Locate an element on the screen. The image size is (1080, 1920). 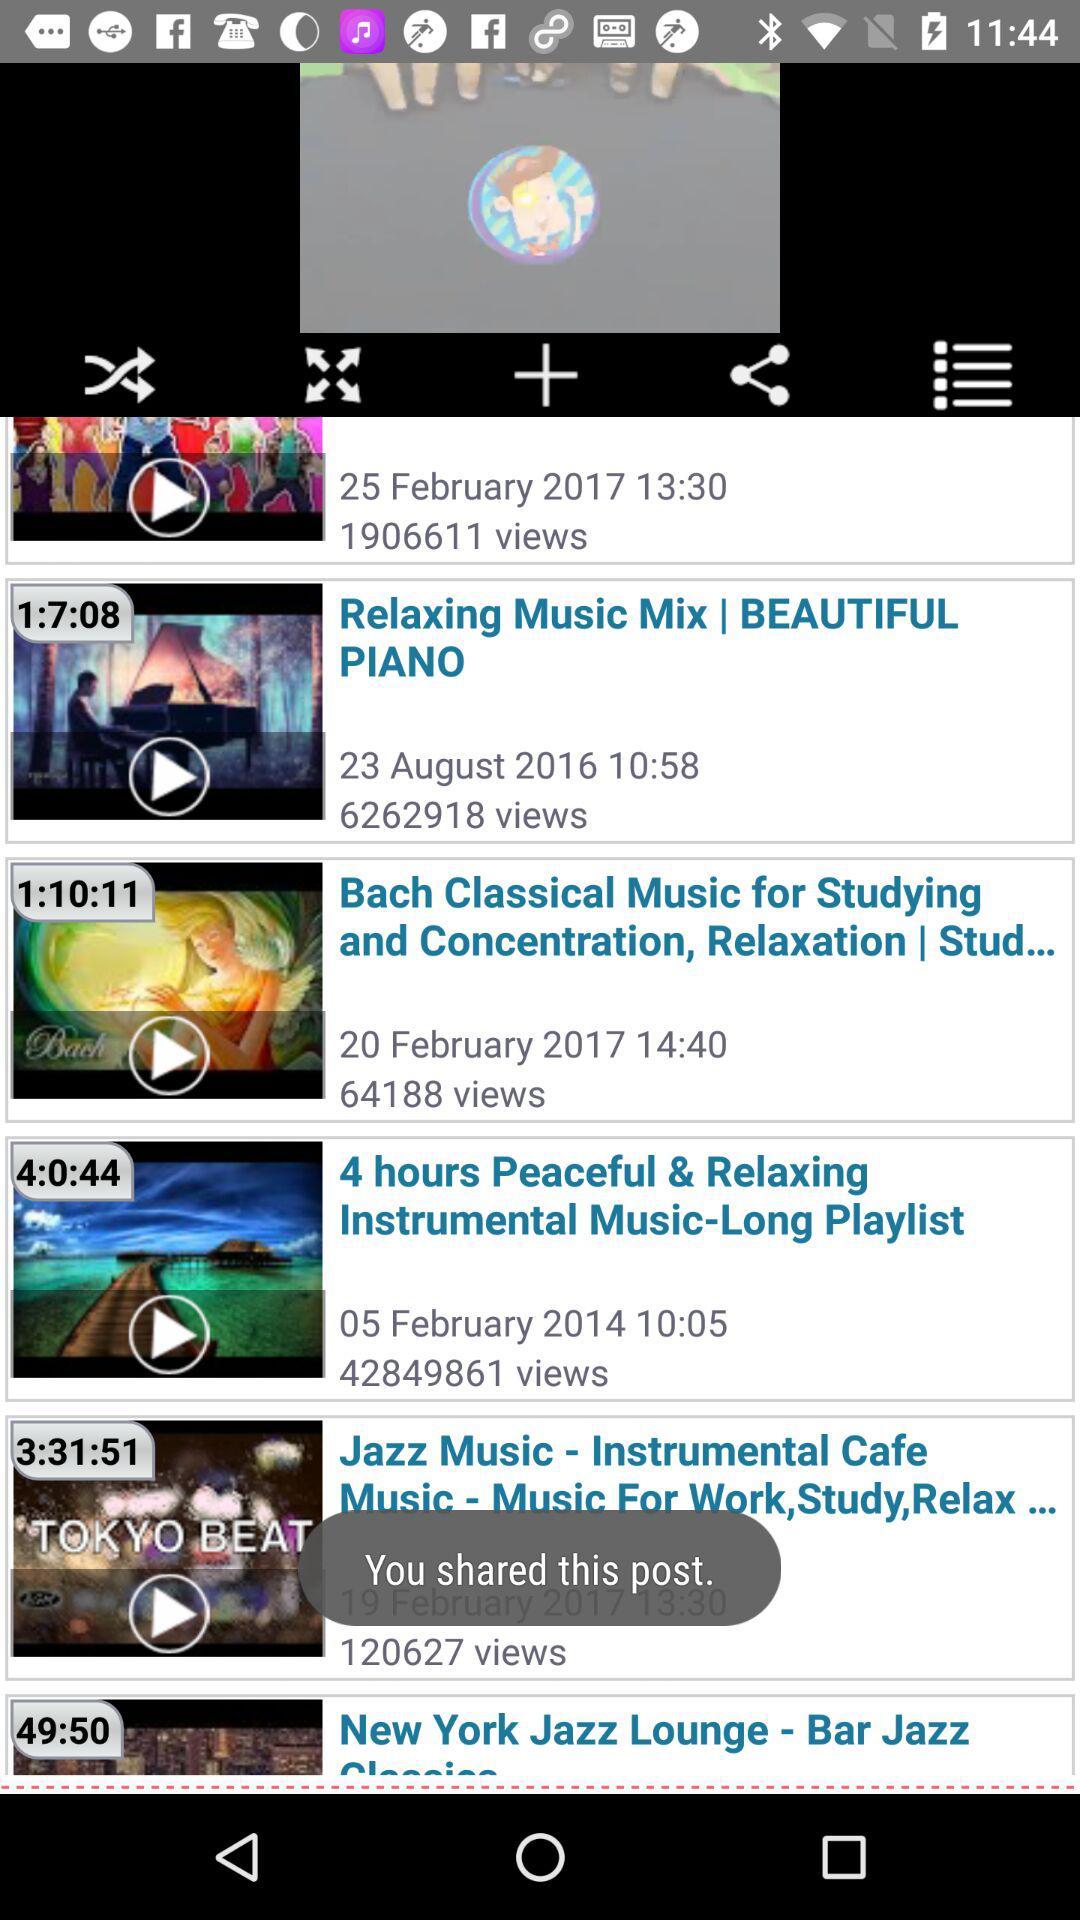
the list icon is located at coordinates (972, 374).